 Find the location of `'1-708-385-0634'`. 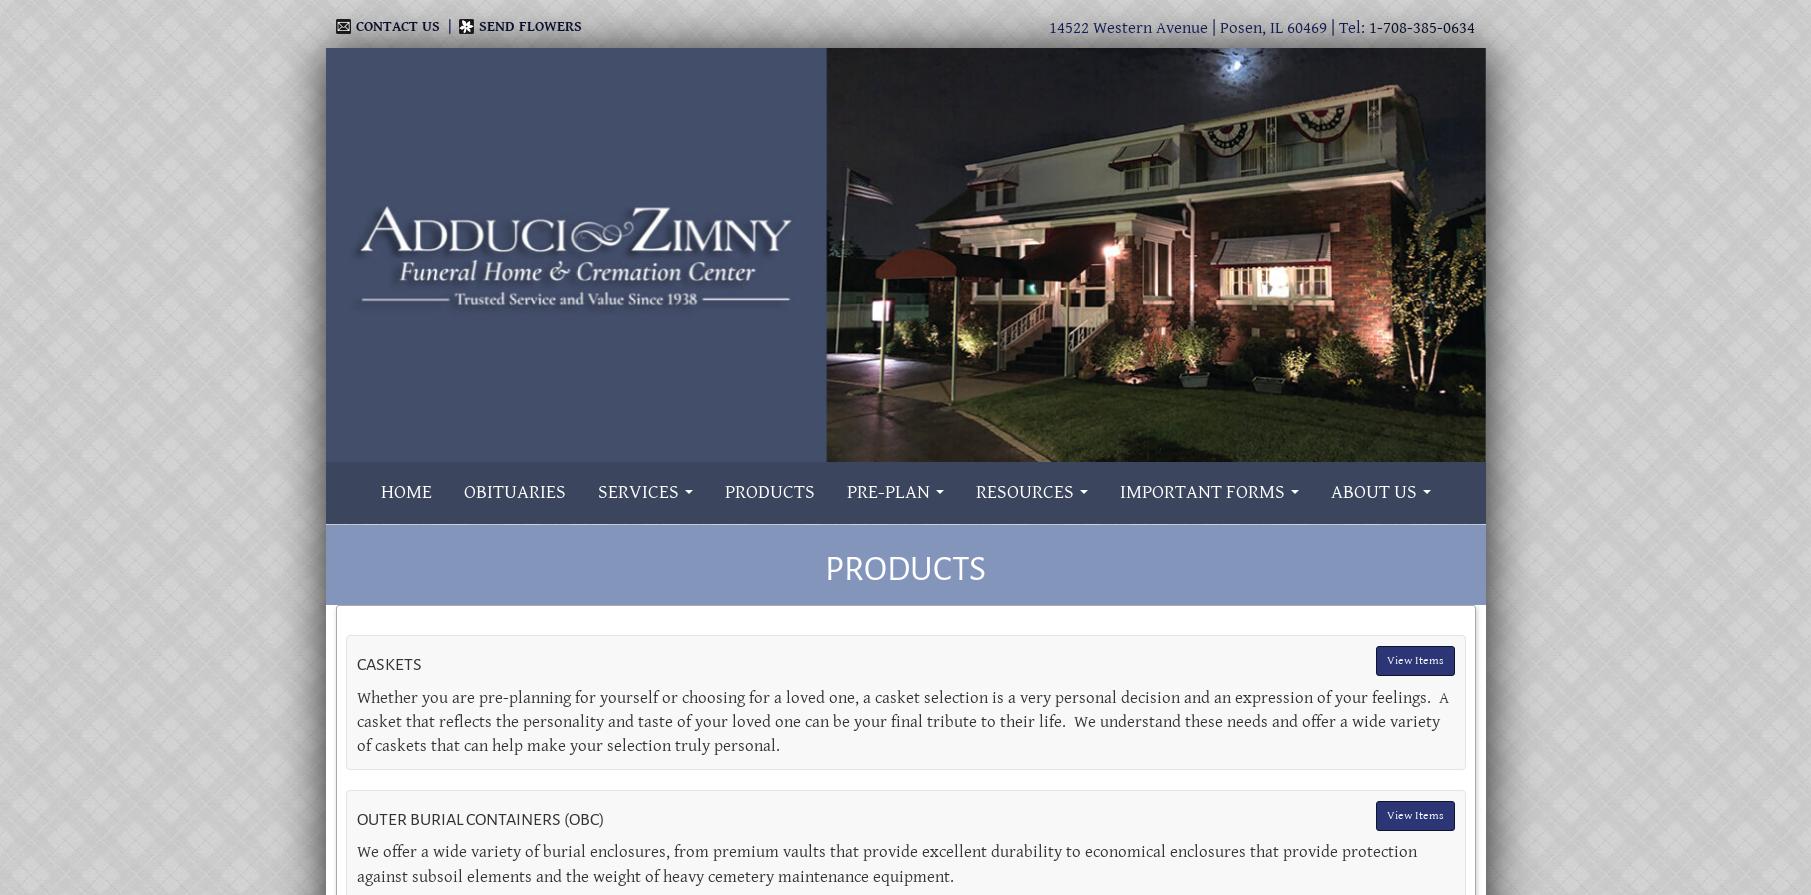

'1-708-385-0634' is located at coordinates (1421, 28).